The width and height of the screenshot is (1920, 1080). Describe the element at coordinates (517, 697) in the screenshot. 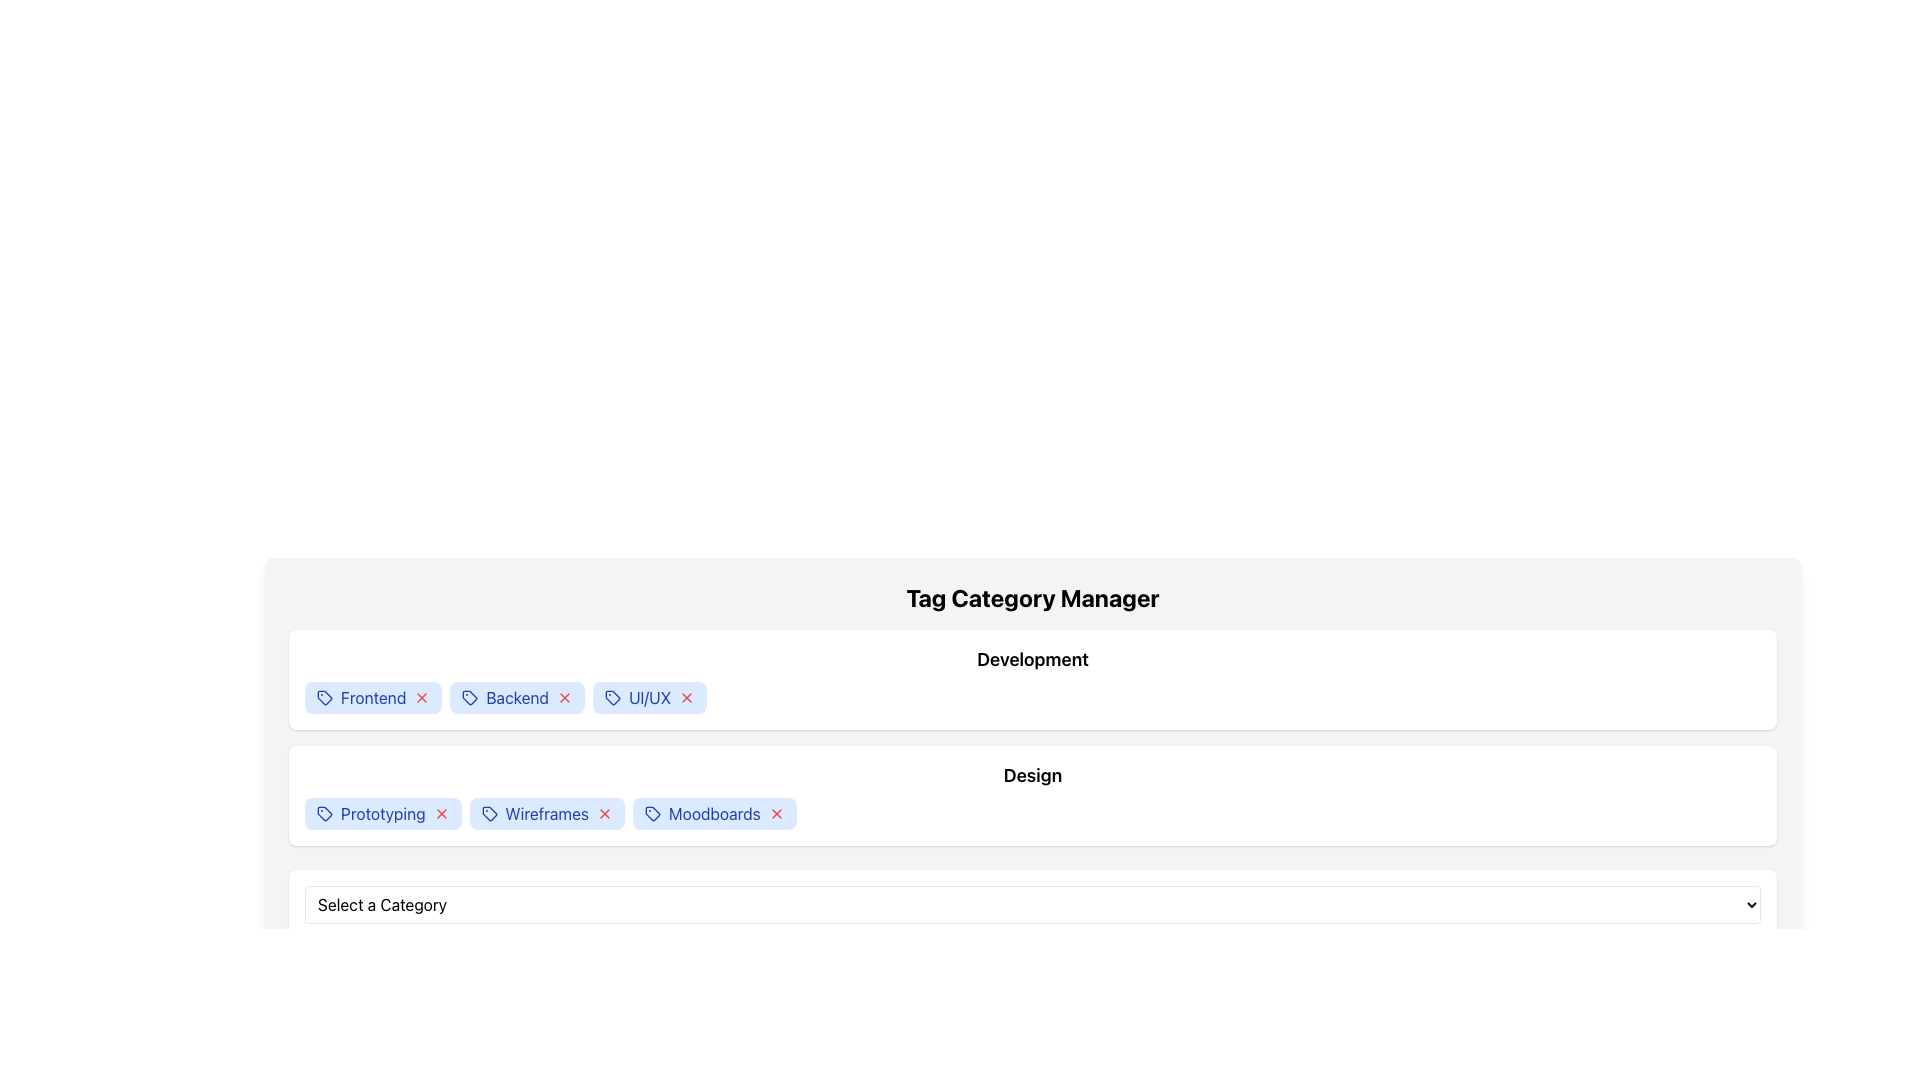

I see `the label 'Backend', which is styled as blue text on a light blue background, located in the horizontal list of tags within the 'Development' section` at that location.